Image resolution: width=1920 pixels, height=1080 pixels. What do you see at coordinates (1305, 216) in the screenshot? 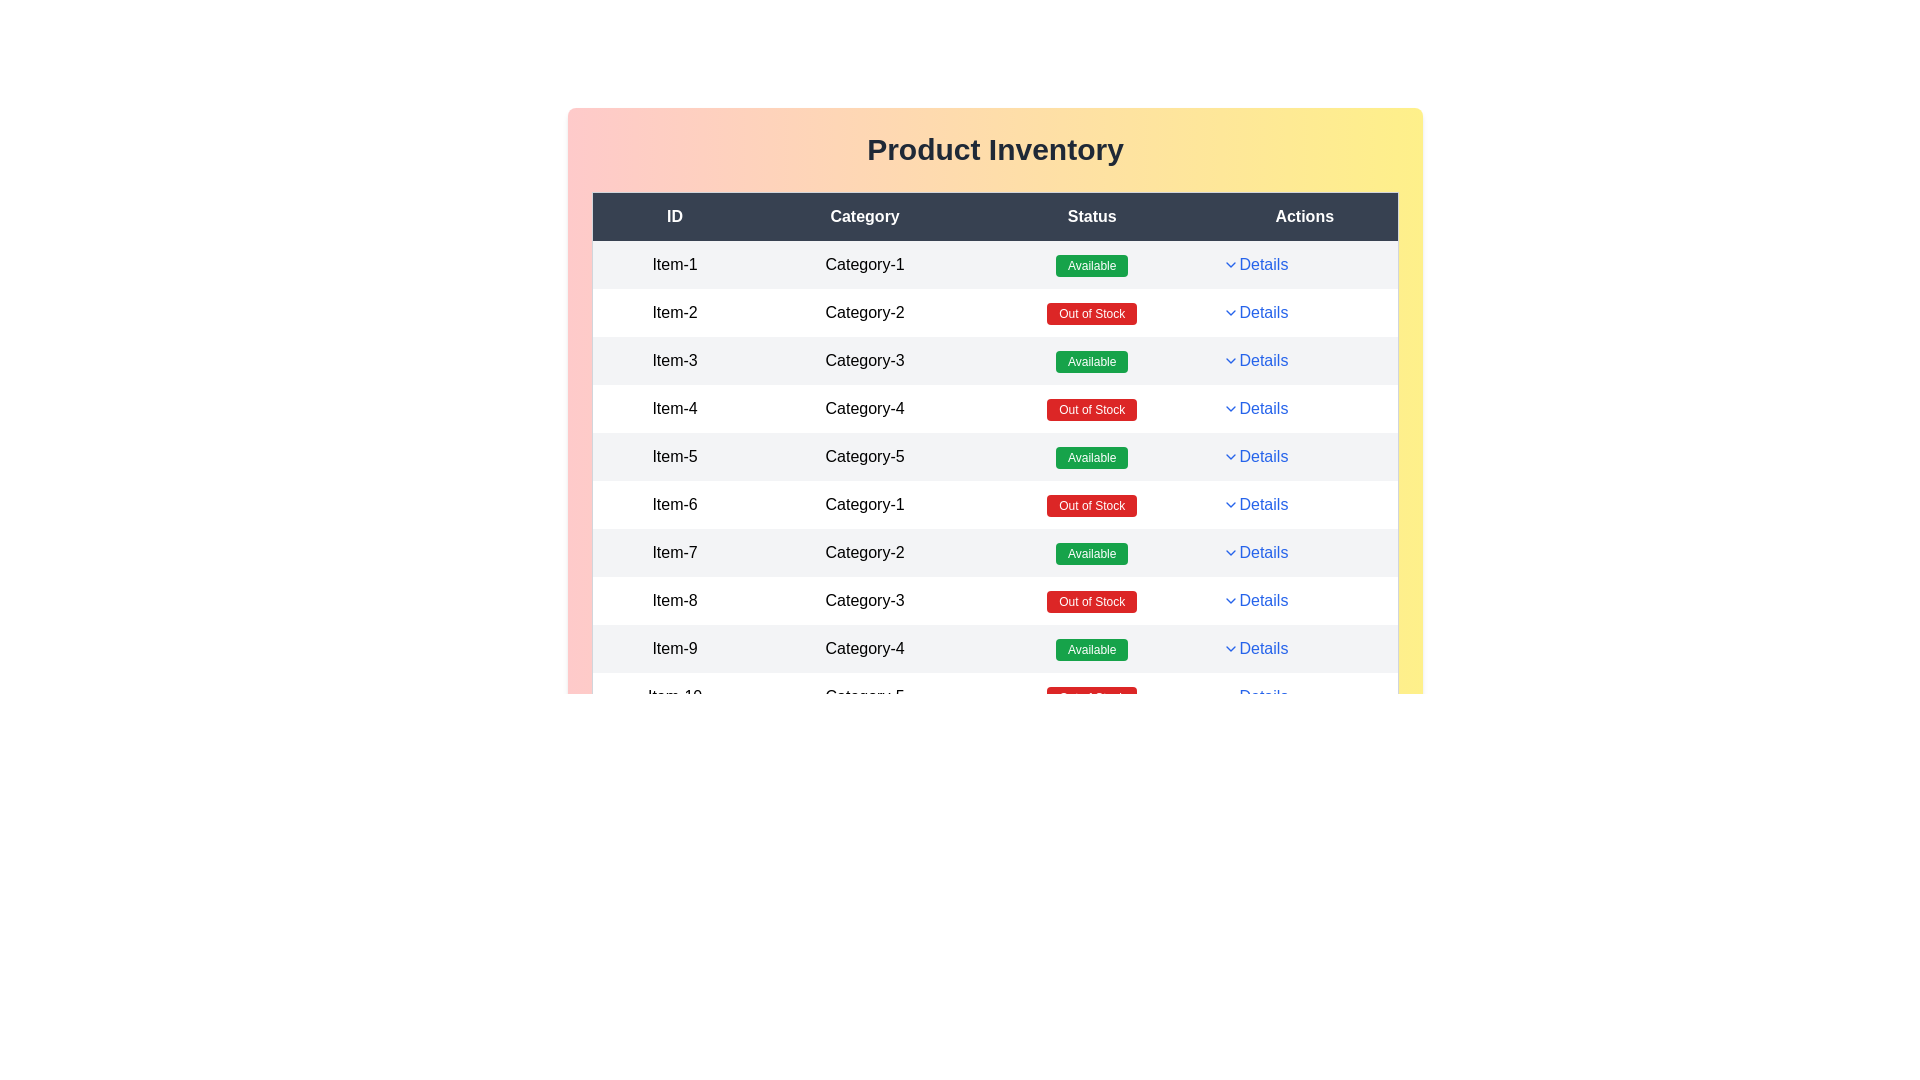
I see `the table header to sort by Actions` at bounding box center [1305, 216].